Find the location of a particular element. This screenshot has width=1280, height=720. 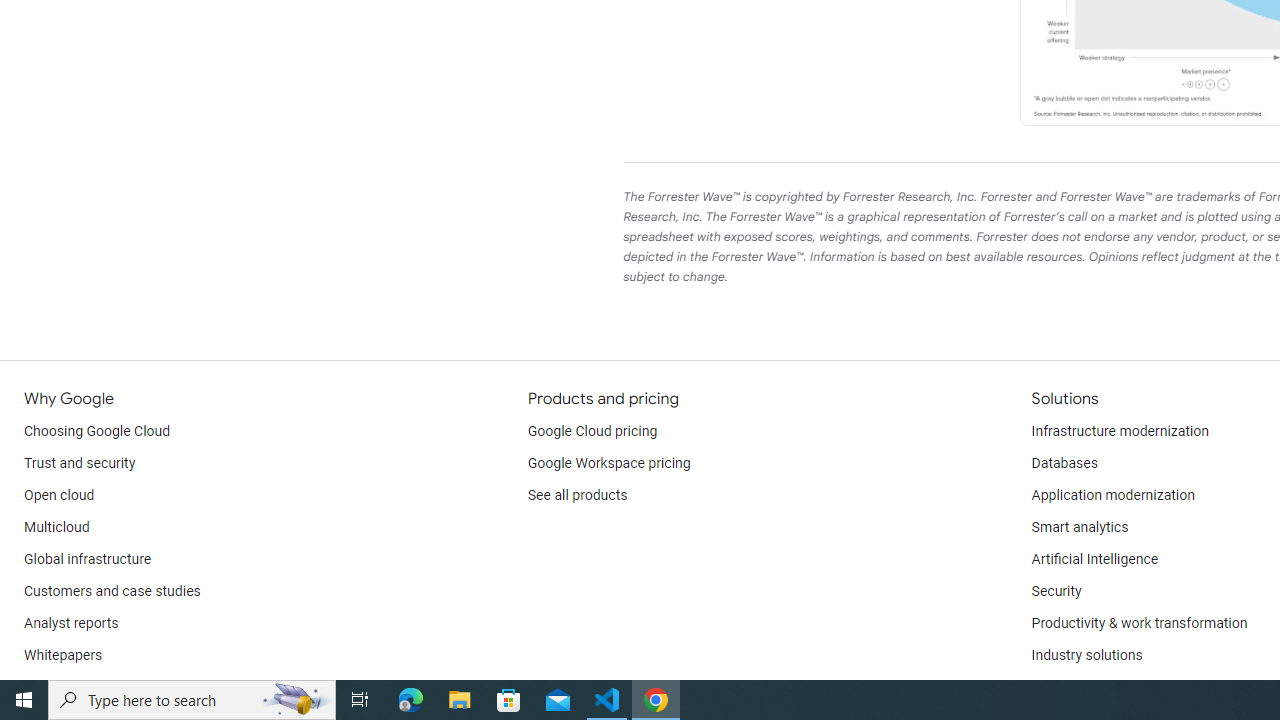

'Security' is located at coordinates (1055, 590).